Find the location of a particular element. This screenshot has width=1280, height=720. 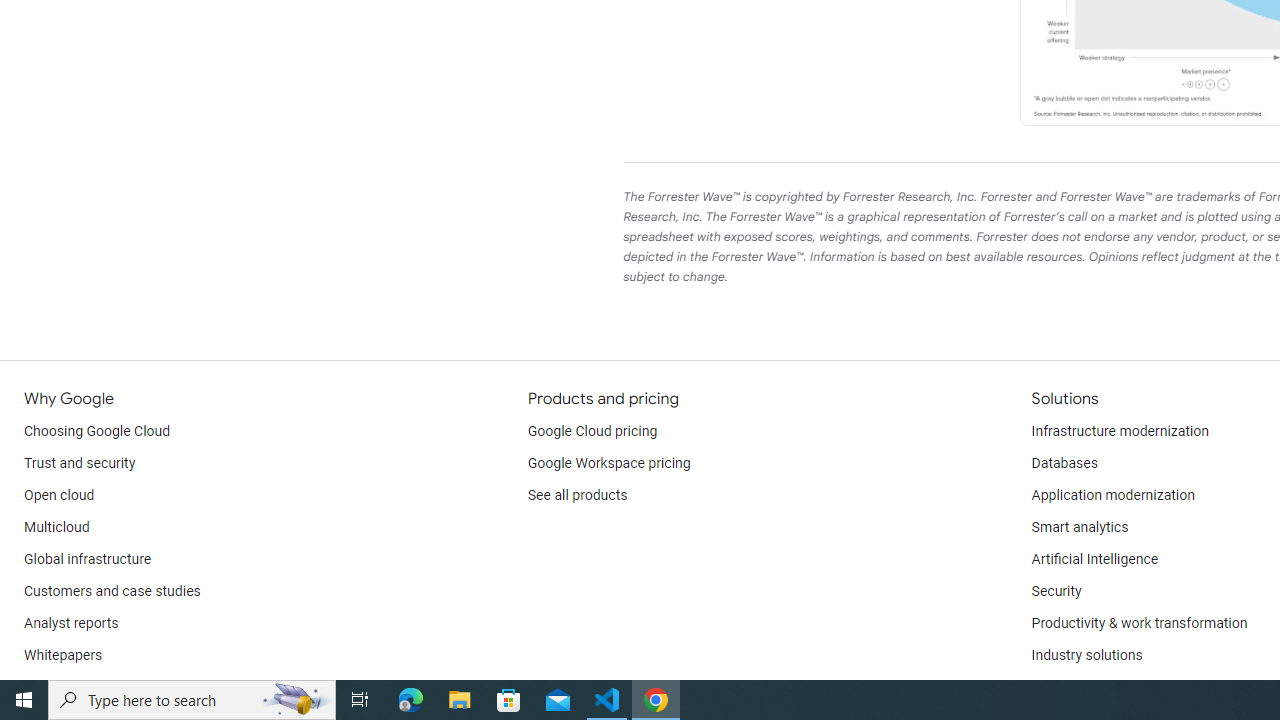

'Security' is located at coordinates (1055, 590).